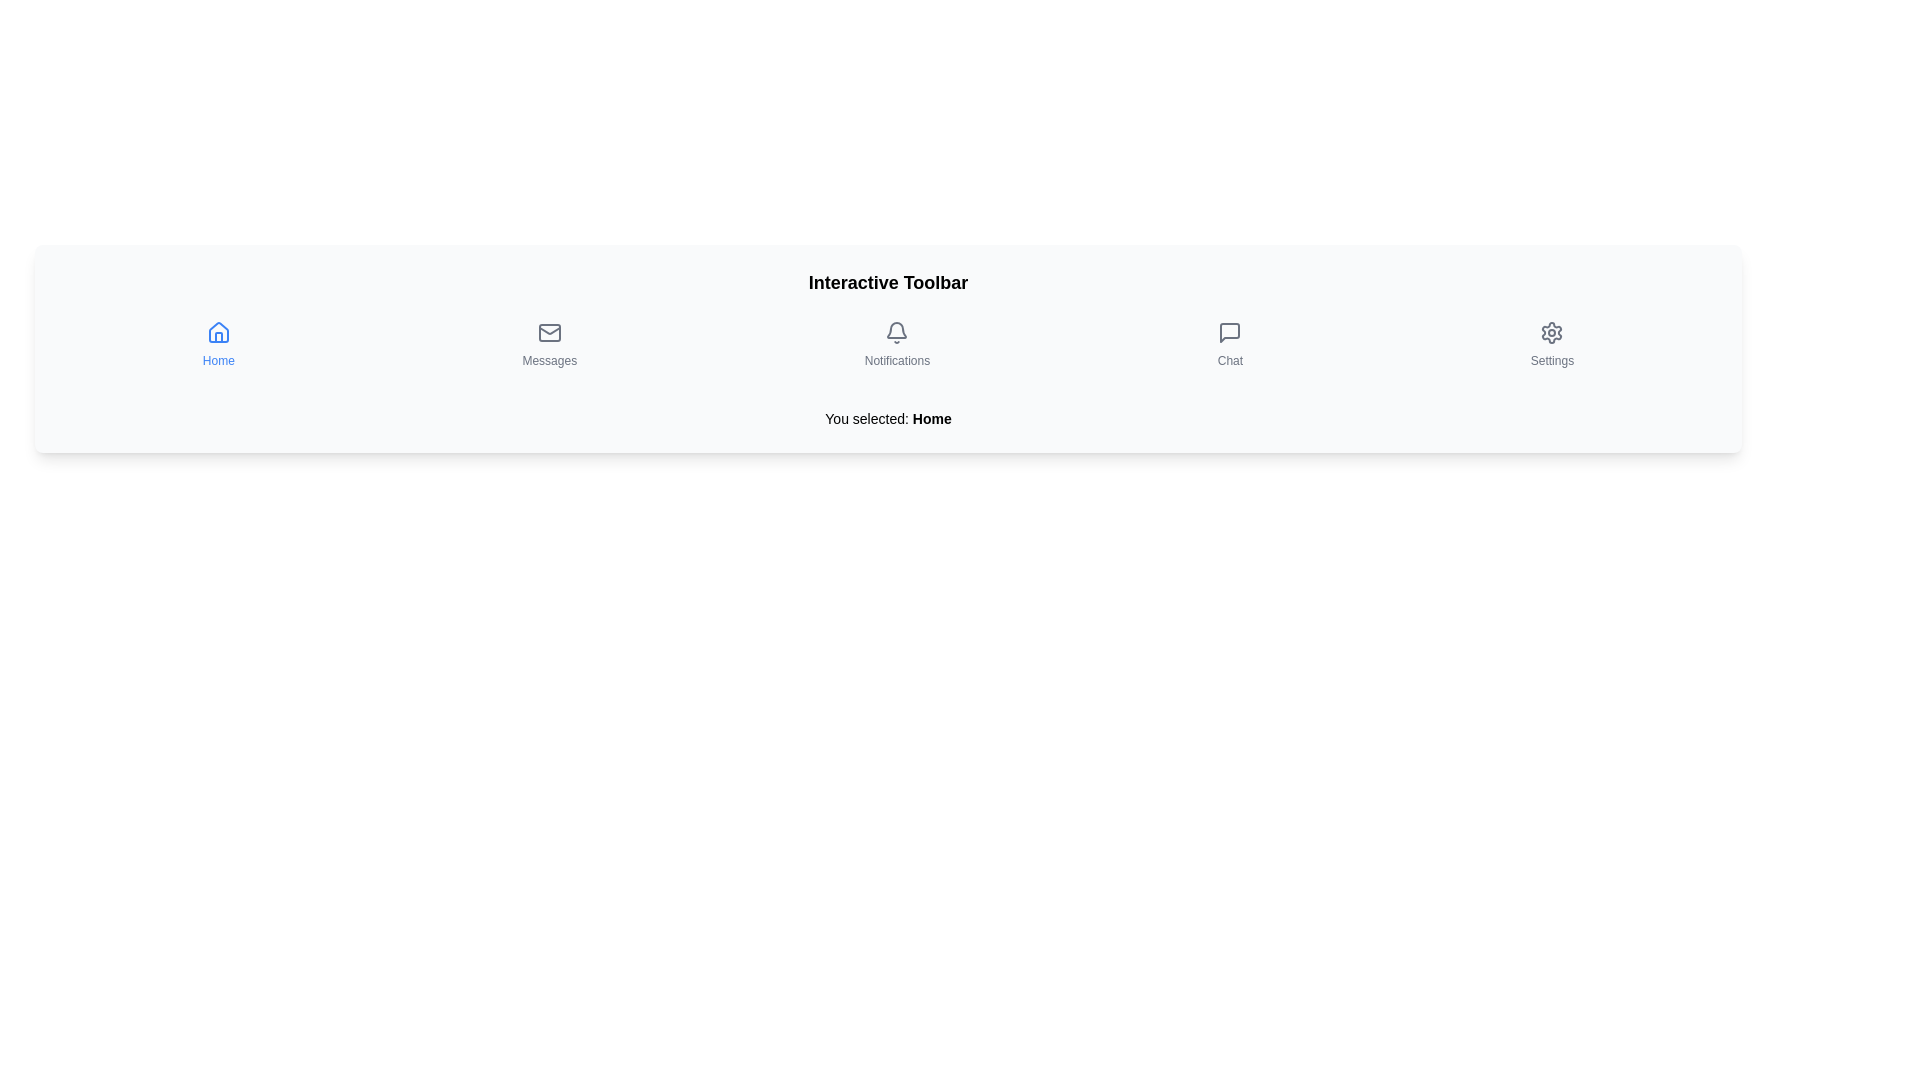  Describe the element at coordinates (549, 361) in the screenshot. I see `the 'Messages' text label located below the envelope icon on the interactive toolbar` at that location.